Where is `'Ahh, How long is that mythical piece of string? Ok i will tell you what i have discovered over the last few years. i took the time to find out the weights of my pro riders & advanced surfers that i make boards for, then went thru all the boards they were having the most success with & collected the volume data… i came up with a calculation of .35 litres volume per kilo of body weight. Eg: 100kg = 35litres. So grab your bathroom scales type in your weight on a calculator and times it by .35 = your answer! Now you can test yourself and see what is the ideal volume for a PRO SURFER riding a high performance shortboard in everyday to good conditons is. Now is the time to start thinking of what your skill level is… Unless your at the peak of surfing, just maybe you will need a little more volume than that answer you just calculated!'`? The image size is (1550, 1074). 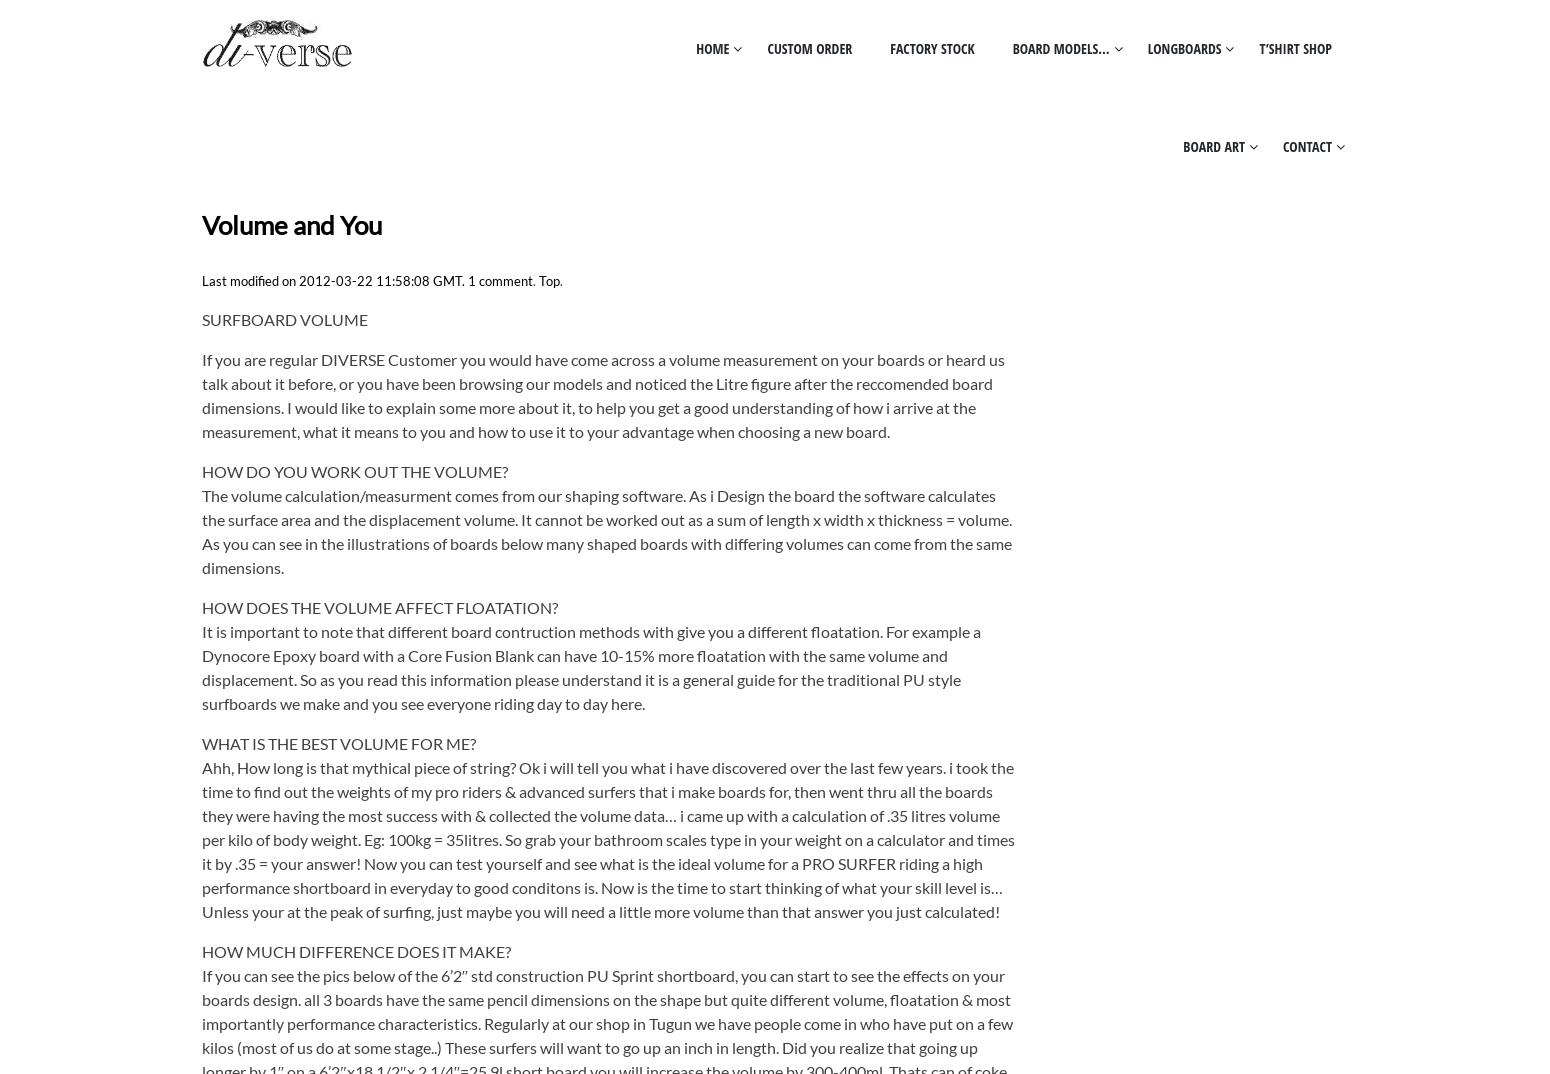
'Ahh, How long is that mythical piece of string? Ok i will tell you what i have discovered over the last few years. i took the time to find out the weights of my pro riders & advanced surfers that i make boards for, then went thru all the boards they were having the most success with & collected the volume data… i came up with a calculation of .35 litres volume per kilo of body weight. Eg: 100kg = 35litres. So grab your bathroom scales type in your weight on a calculator and times it by .35 = your answer! Now you can test yourself and see what is the ideal volume for a PRO SURFER riding a high performance shortboard in everyday to good conditons is. Now is the time to start thinking of what your skill level is… Unless your at the peak of surfing, just maybe you will need a little more volume than that answer you just calculated!' is located at coordinates (607, 839).